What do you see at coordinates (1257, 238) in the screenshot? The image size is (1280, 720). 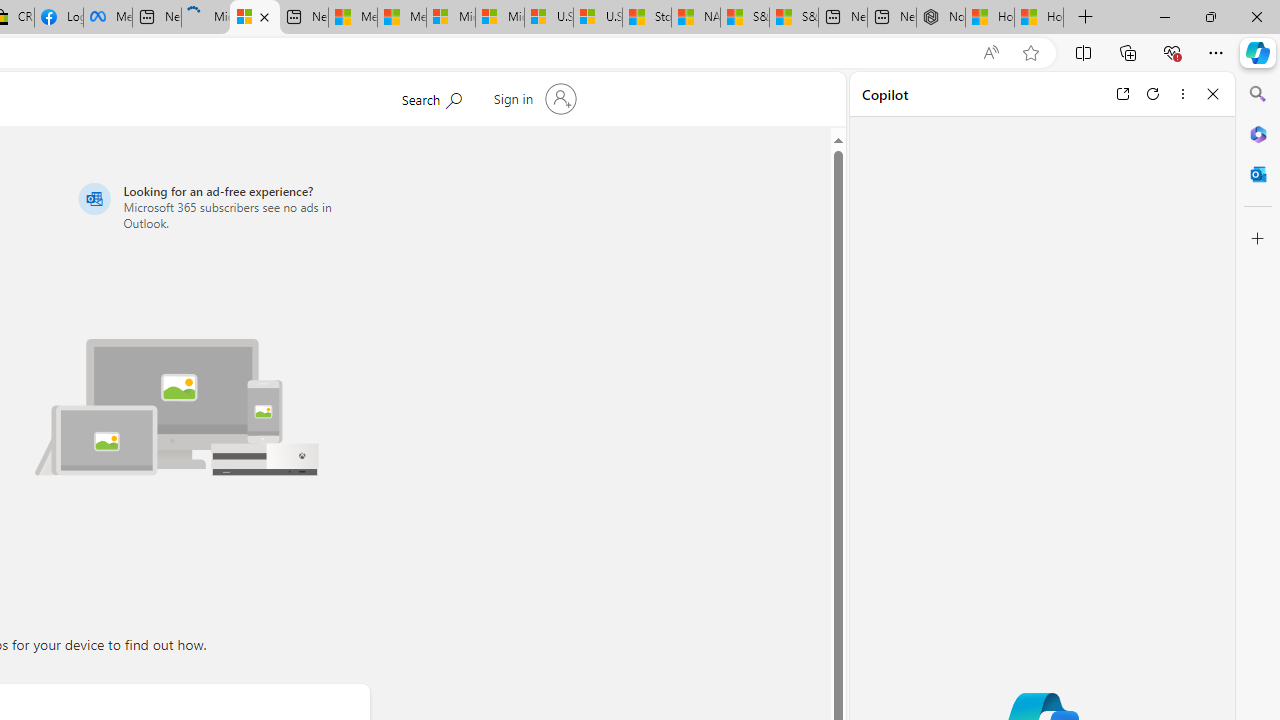 I see `'Customize'` at bounding box center [1257, 238].